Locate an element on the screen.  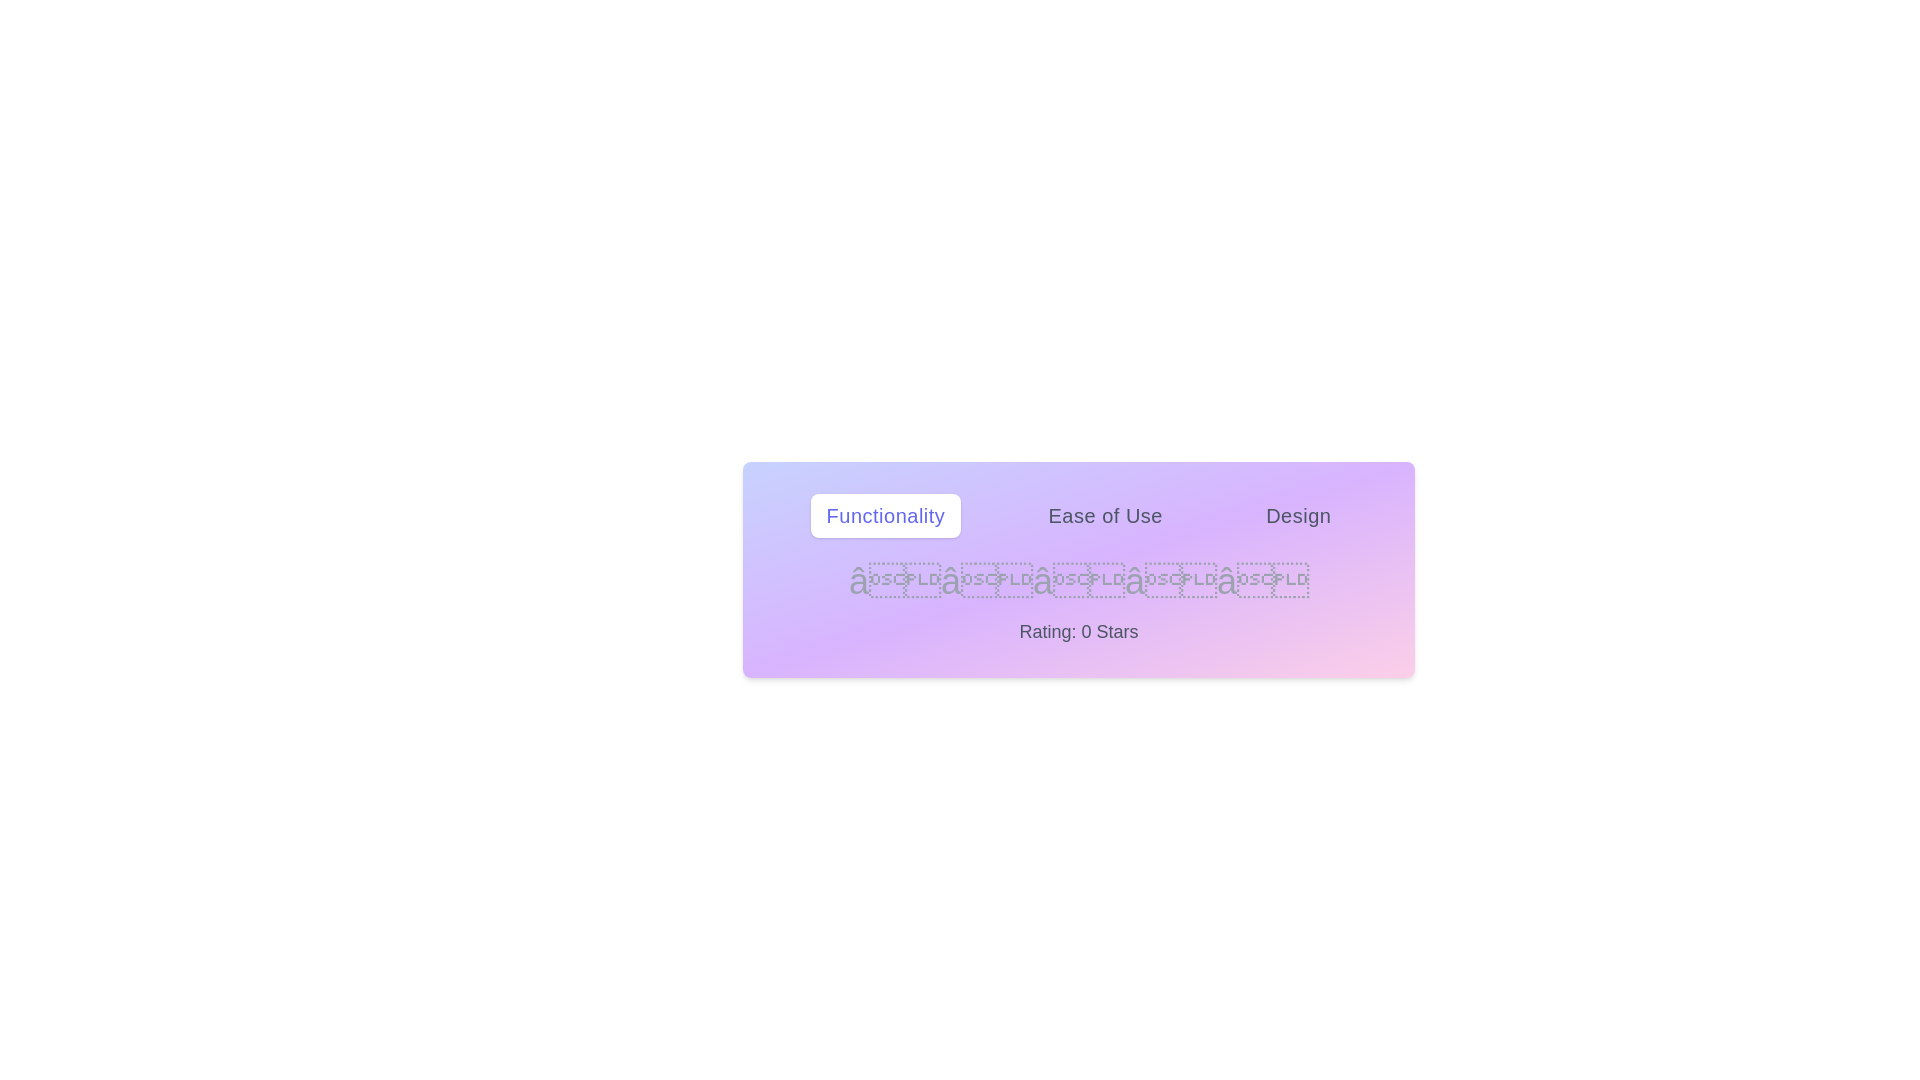
the tab labeled Design is located at coordinates (1298, 515).